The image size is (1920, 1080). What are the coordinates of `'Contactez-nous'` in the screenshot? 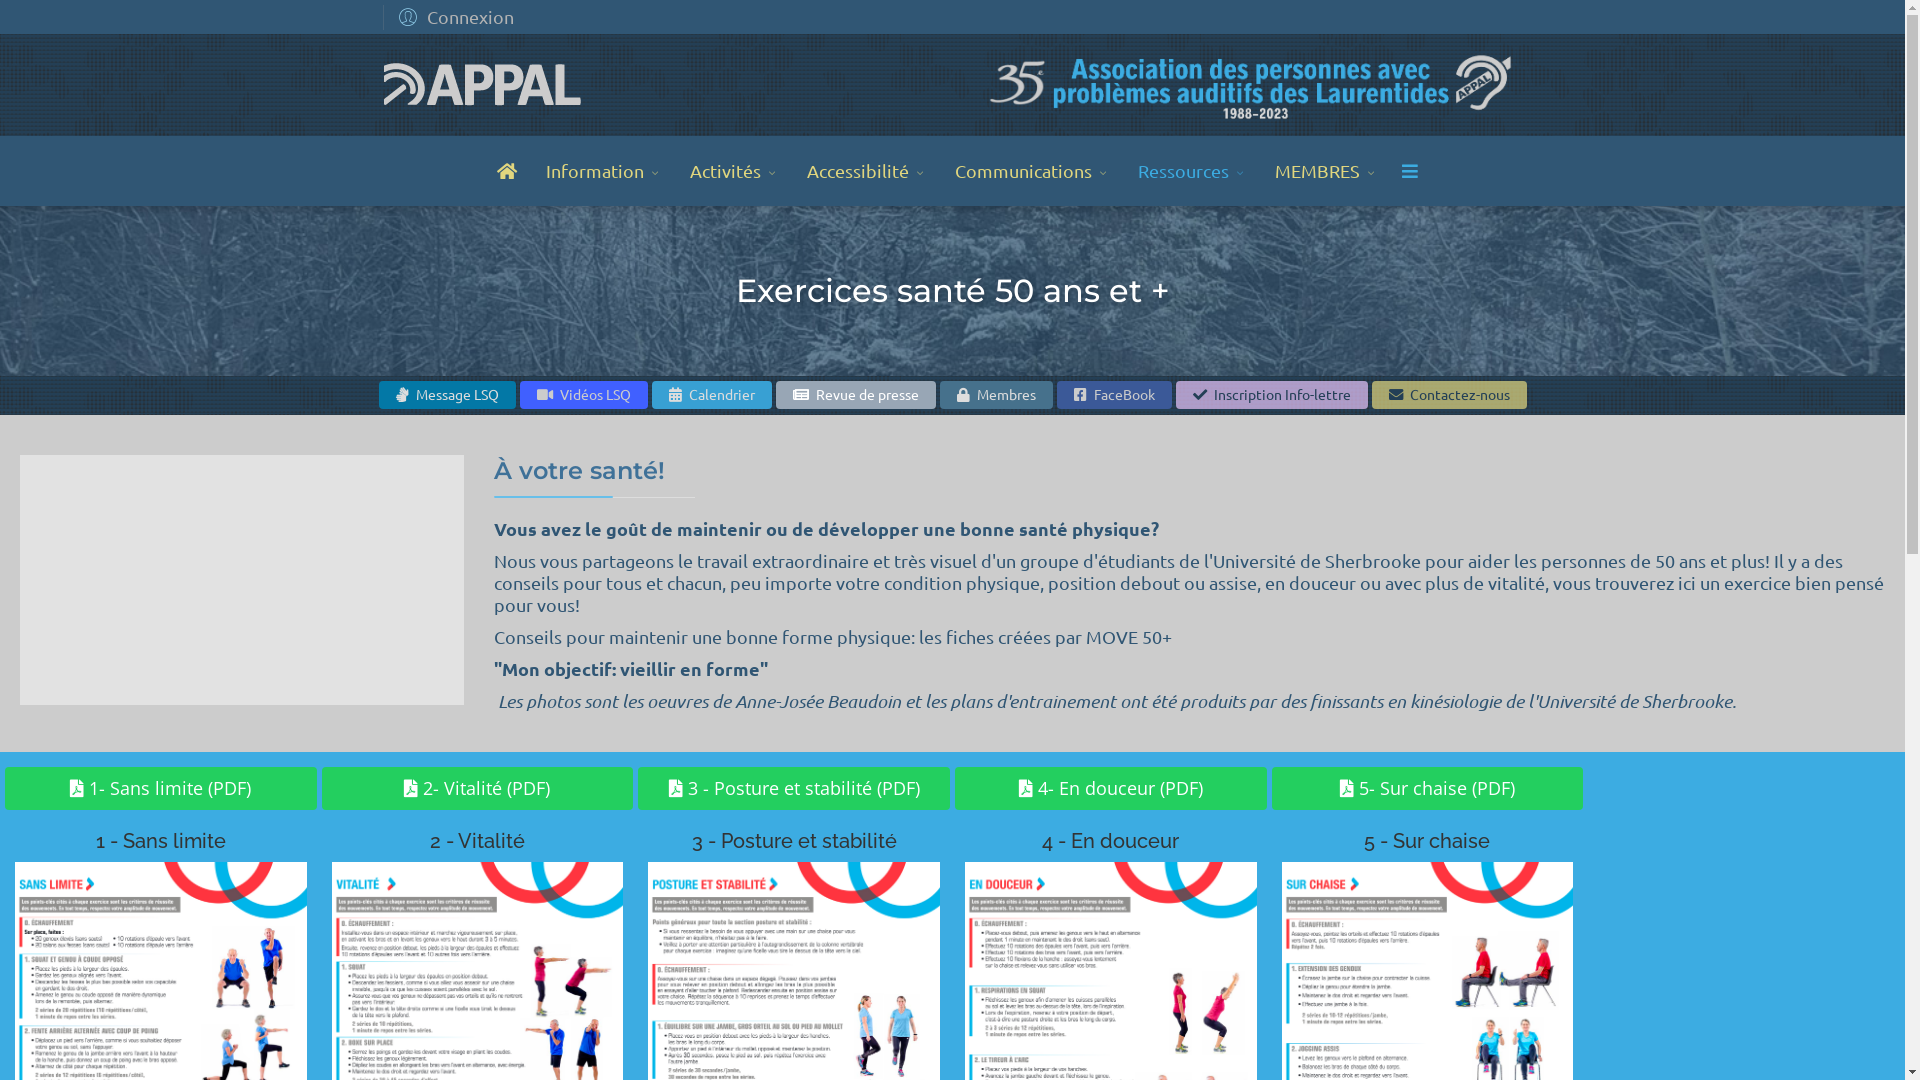 It's located at (1449, 394).